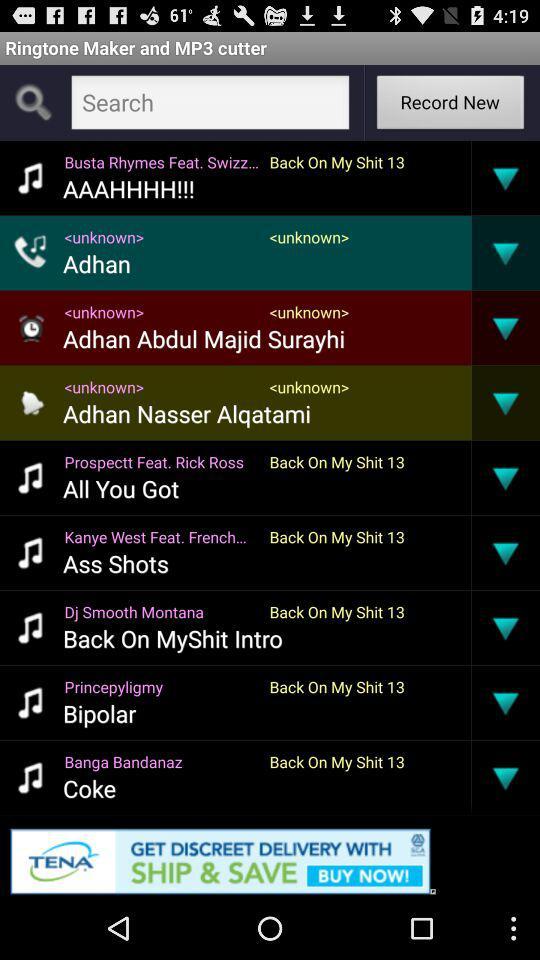 The height and width of the screenshot is (960, 540). I want to click on the busta rhymes feat item, so click(160, 160).